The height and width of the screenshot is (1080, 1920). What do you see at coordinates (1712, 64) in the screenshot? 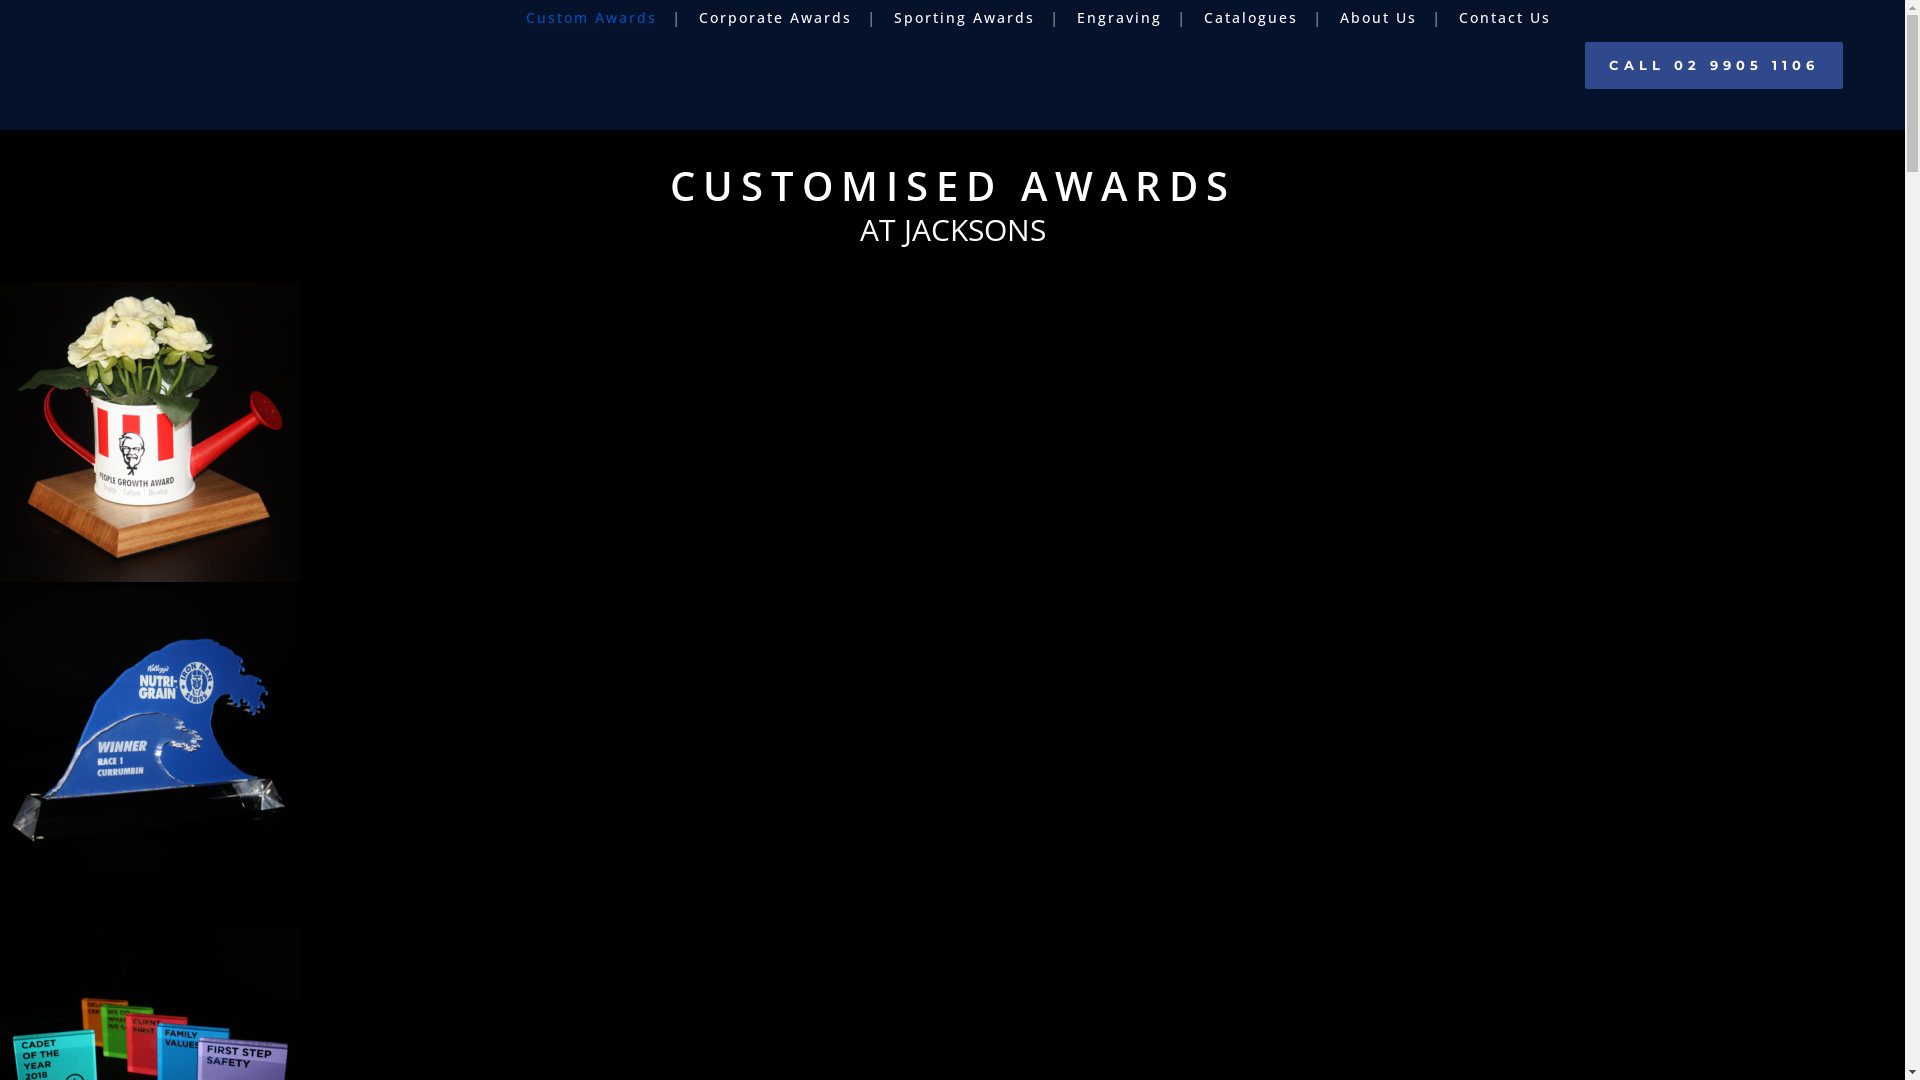
I see `'CALL 02 9905 1106'` at bounding box center [1712, 64].